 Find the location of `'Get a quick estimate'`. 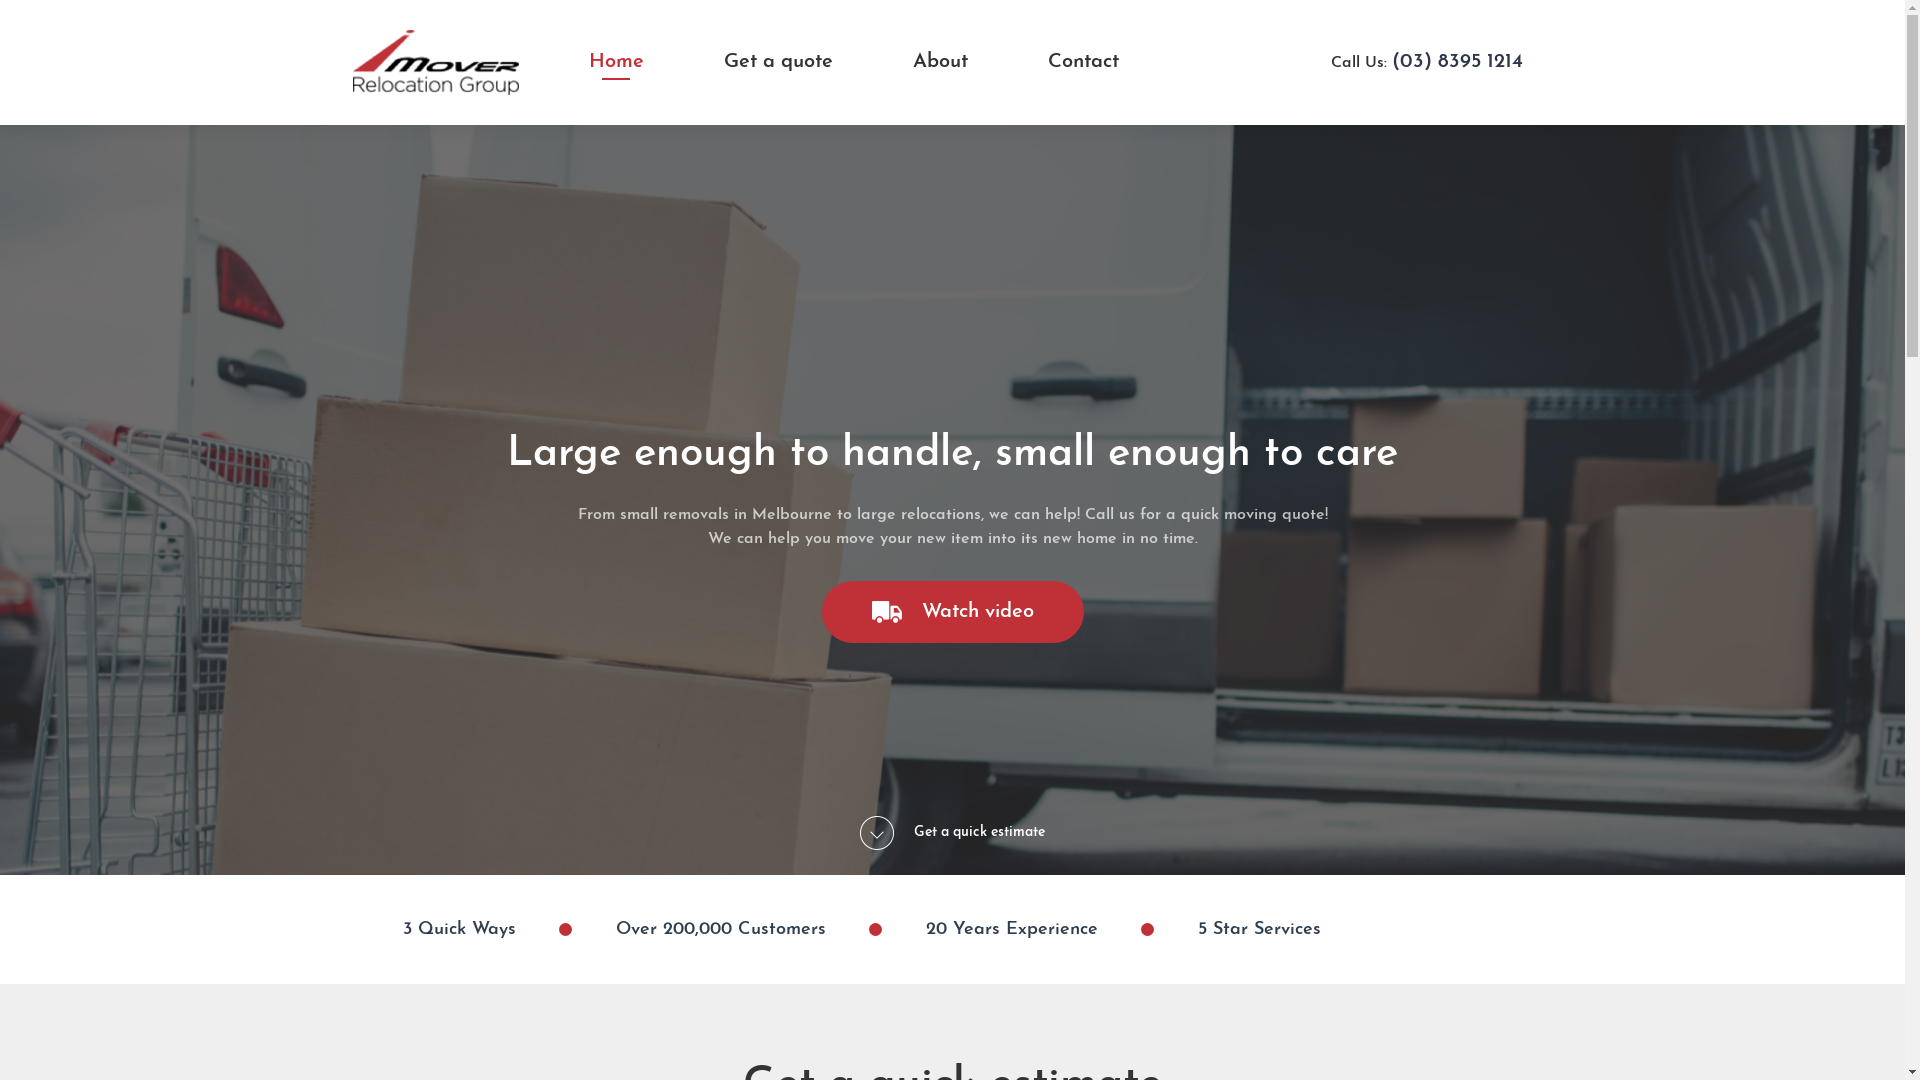

'Get a quick estimate' is located at coordinates (951, 833).